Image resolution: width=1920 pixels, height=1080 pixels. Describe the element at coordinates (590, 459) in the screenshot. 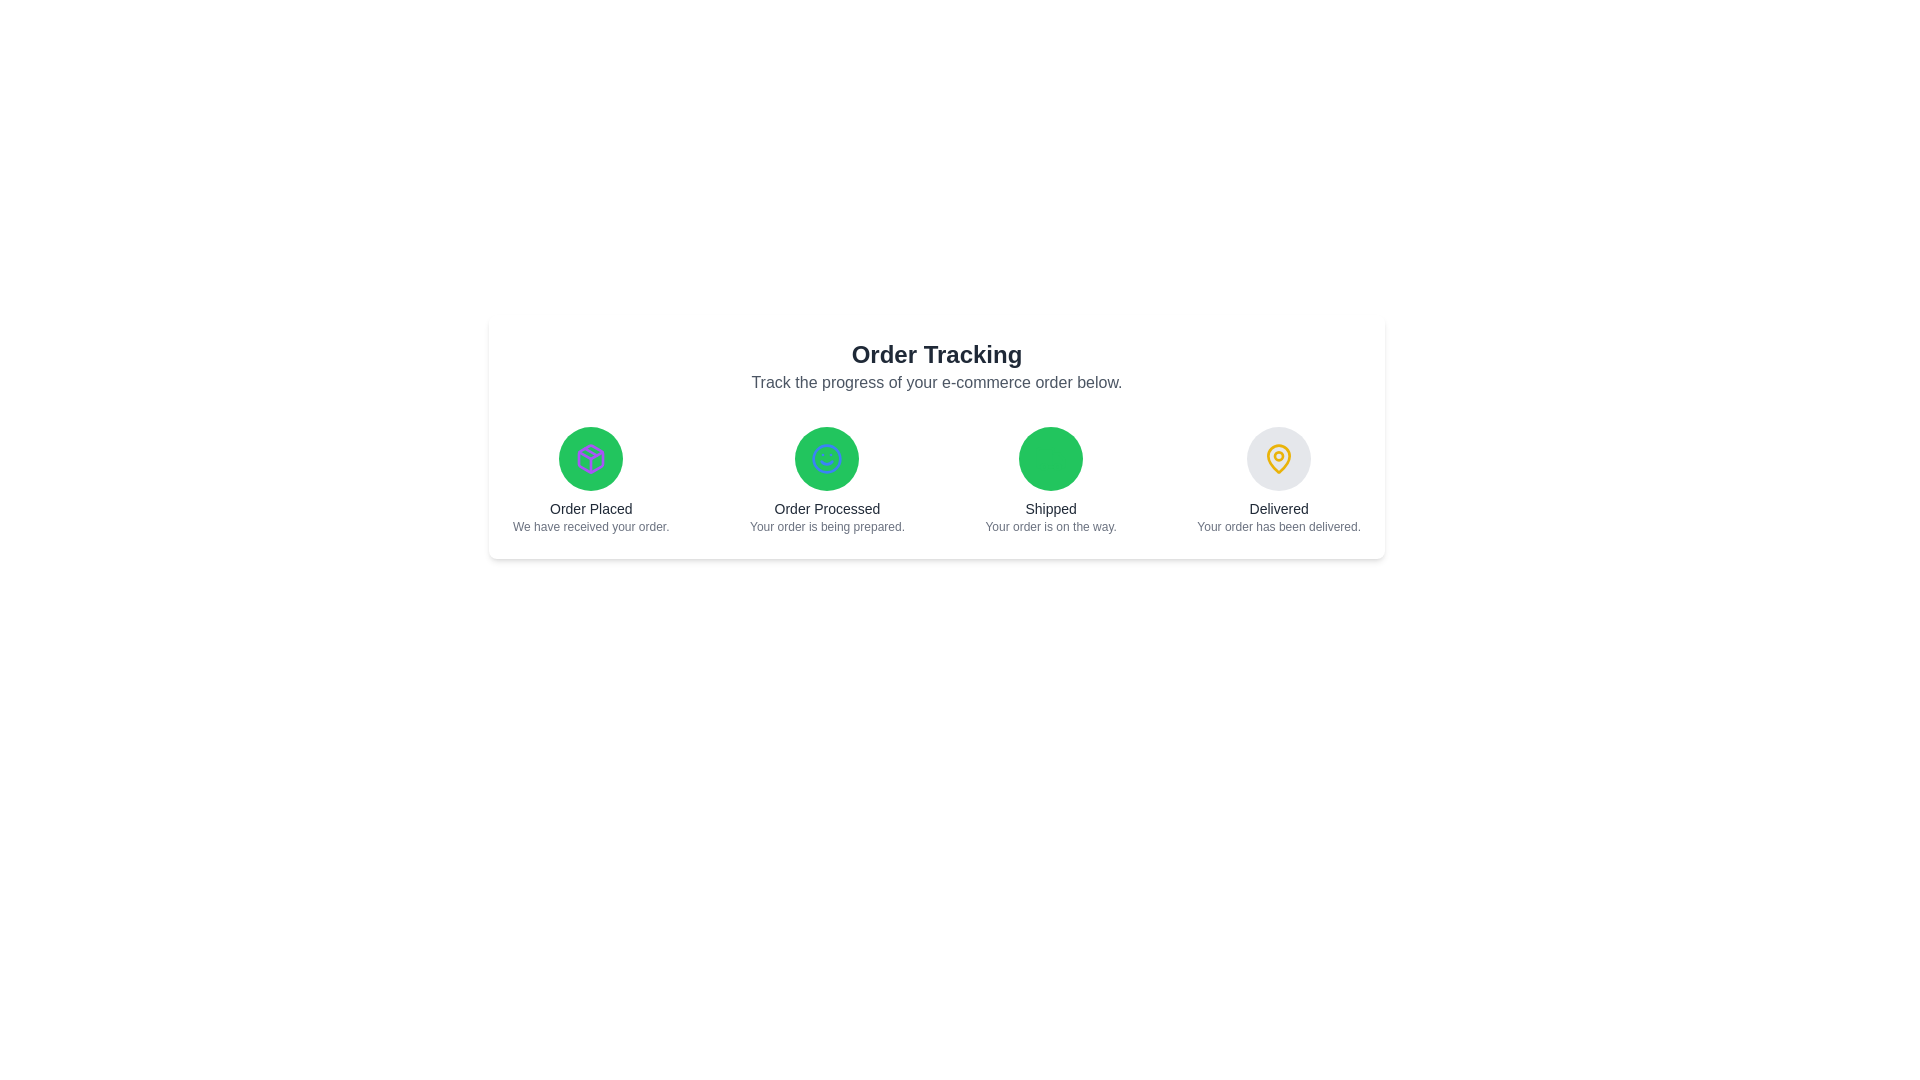

I see `the icon with a circular green background and a purple package icon, which is part of the 'Order Placed' section` at that location.